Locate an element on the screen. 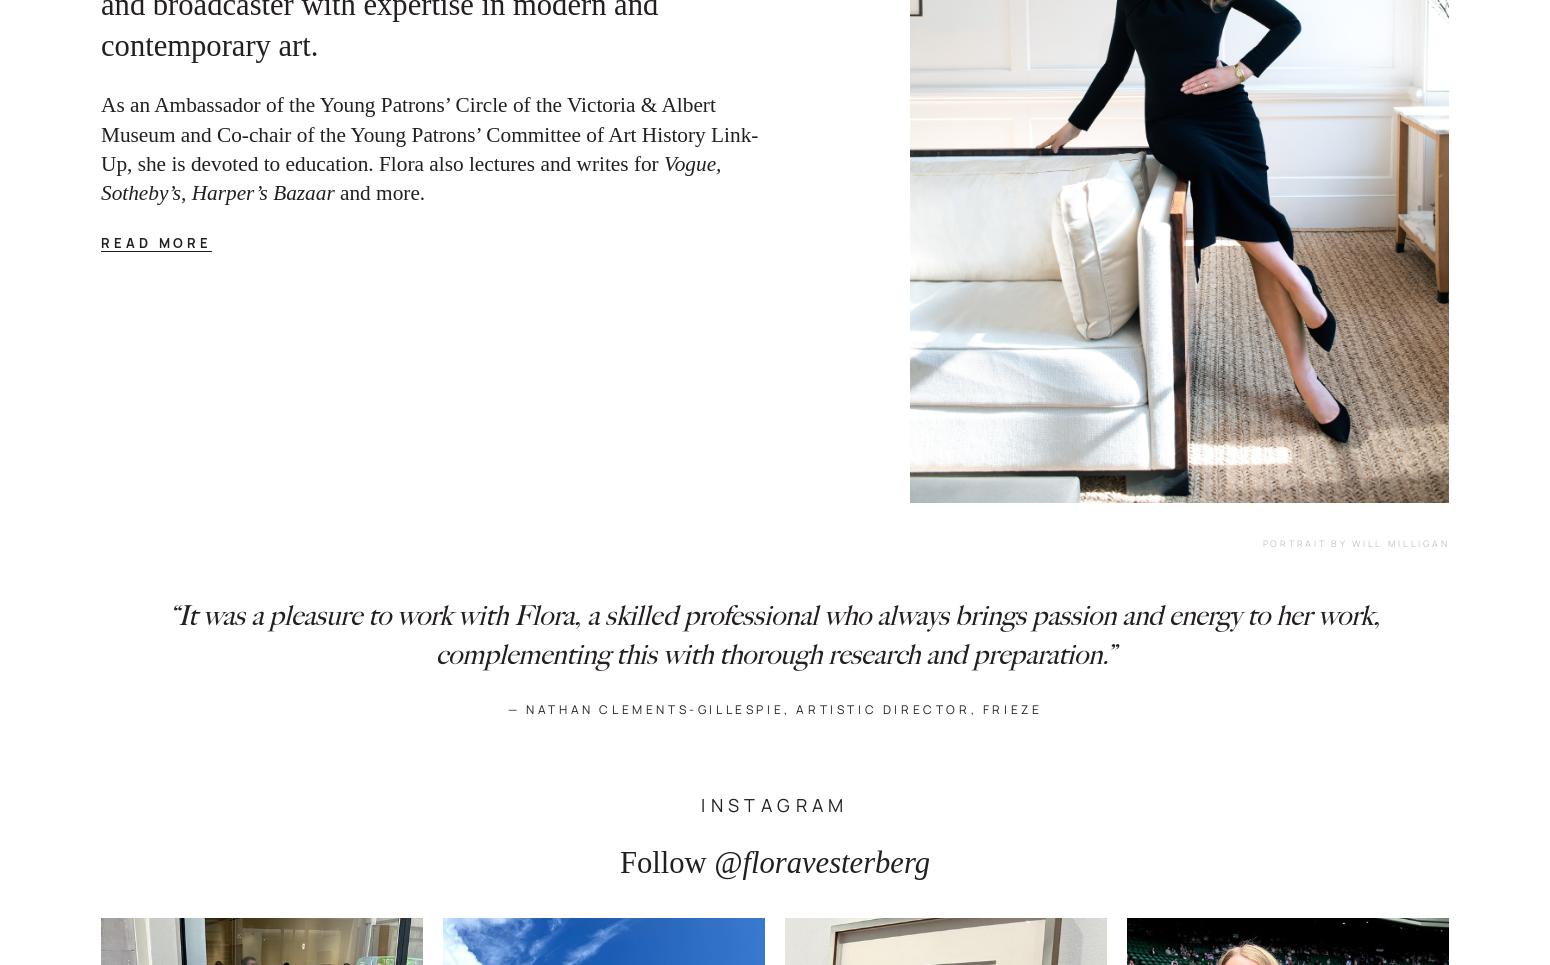 The height and width of the screenshot is (965, 1550). 'Read more' is located at coordinates (155, 242).